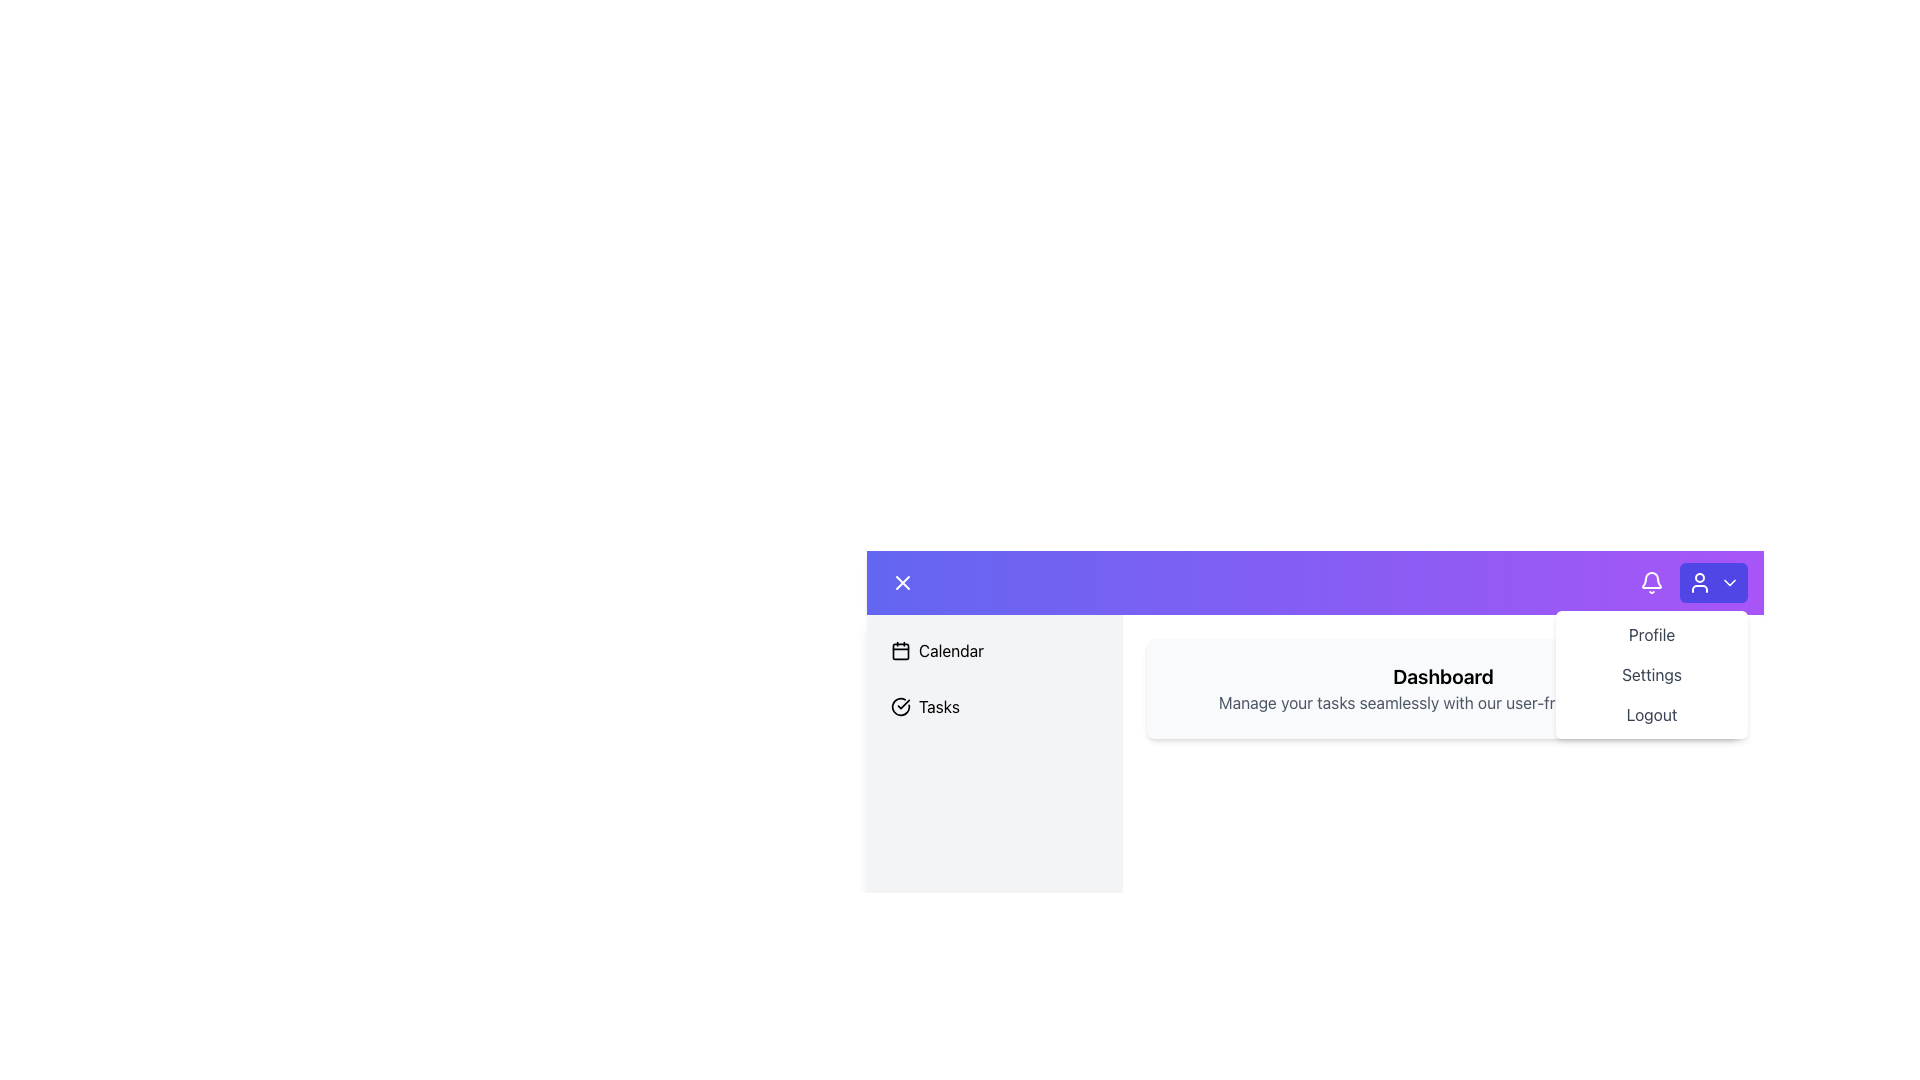 The image size is (1920, 1080). What do you see at coordinates (1651, 580) in the screenshot?
I see `the bell icon in the top-right section of the interface` at bounding box center [1651, 580].